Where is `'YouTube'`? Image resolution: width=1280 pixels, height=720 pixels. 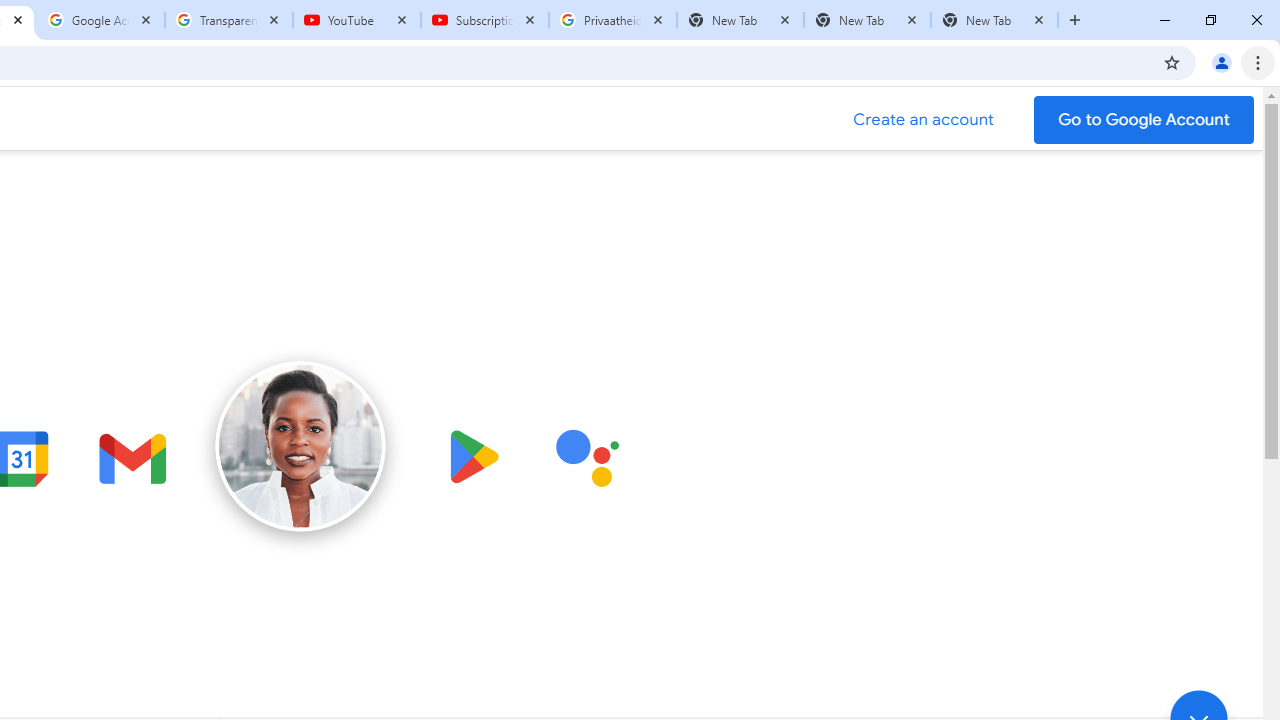
'YouTube' is located at coordinates (357, 20).